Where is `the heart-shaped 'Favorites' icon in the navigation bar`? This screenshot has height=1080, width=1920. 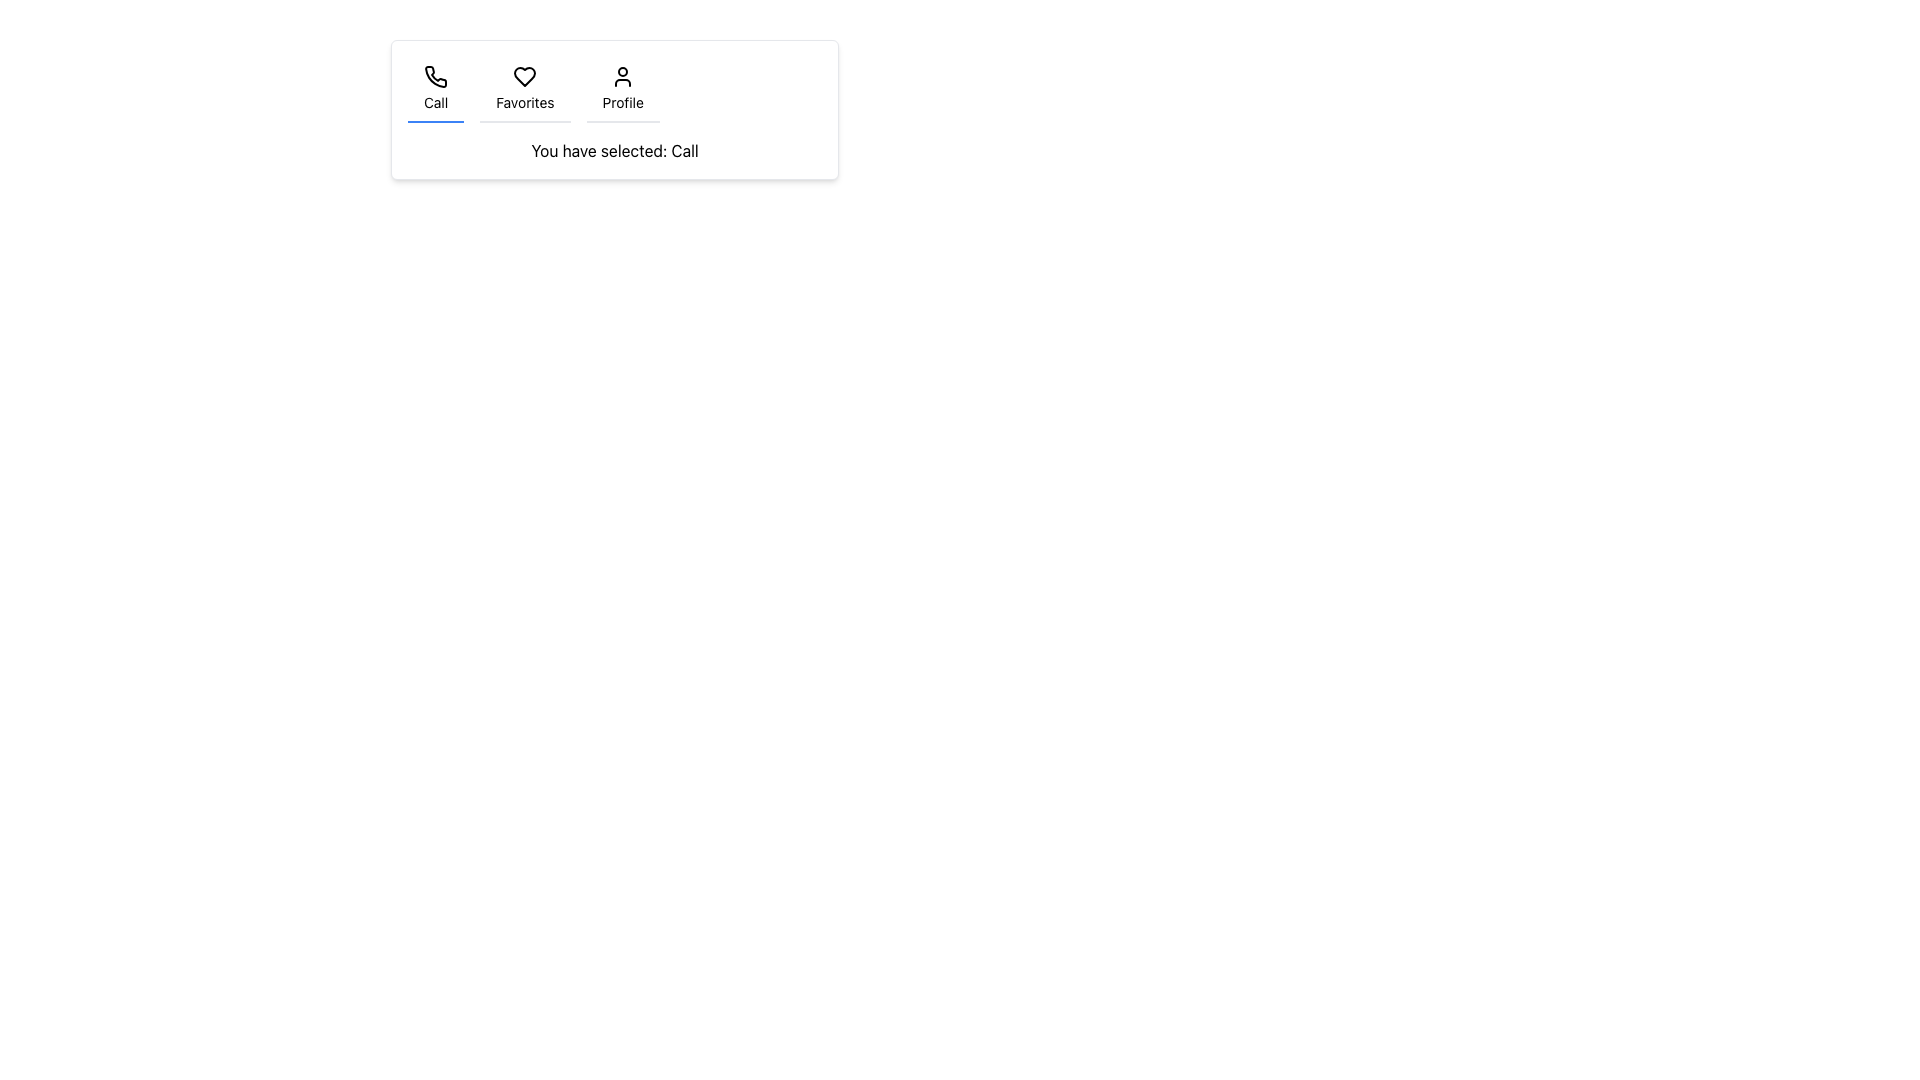
the heart-shaped 'Favorites' icon in the navigation bar is located at coordinates (525, 76).